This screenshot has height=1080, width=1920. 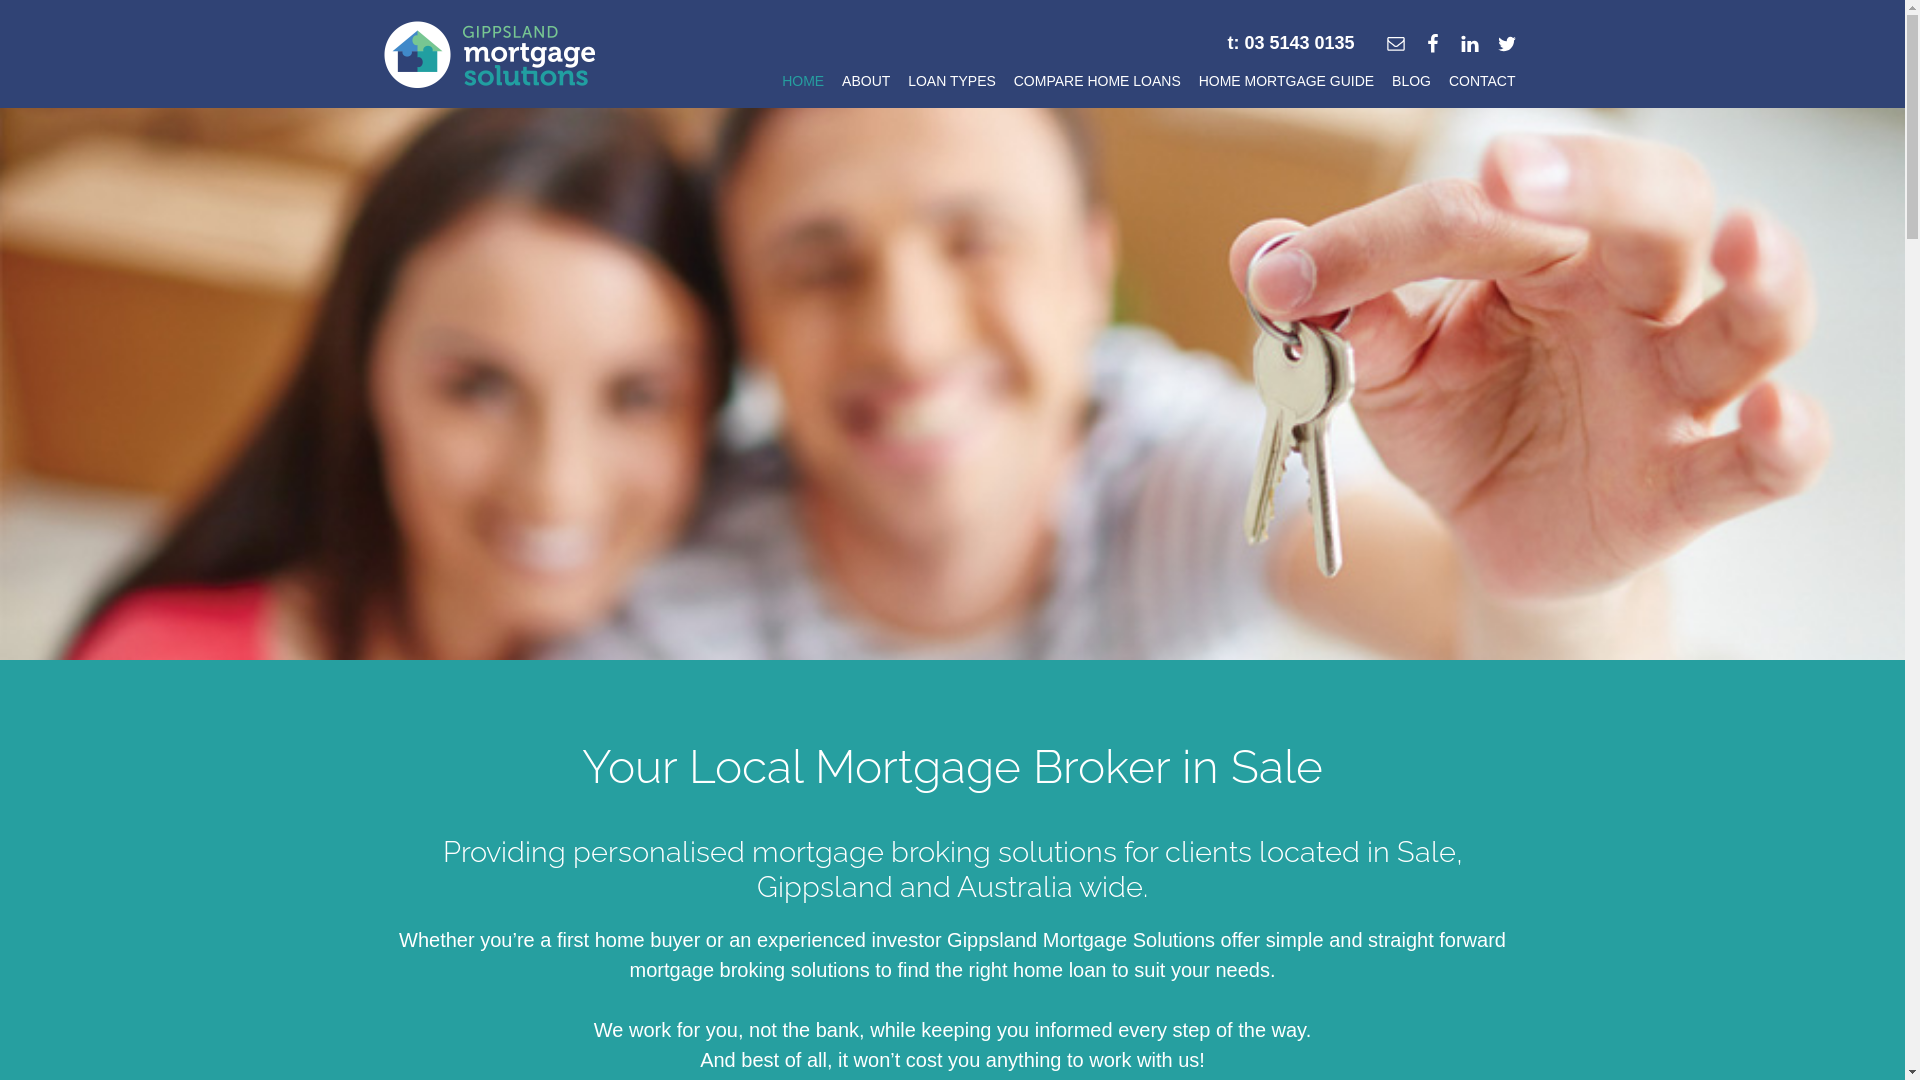 I want to click on 'CONTACT', so click(x=1482, y=84).